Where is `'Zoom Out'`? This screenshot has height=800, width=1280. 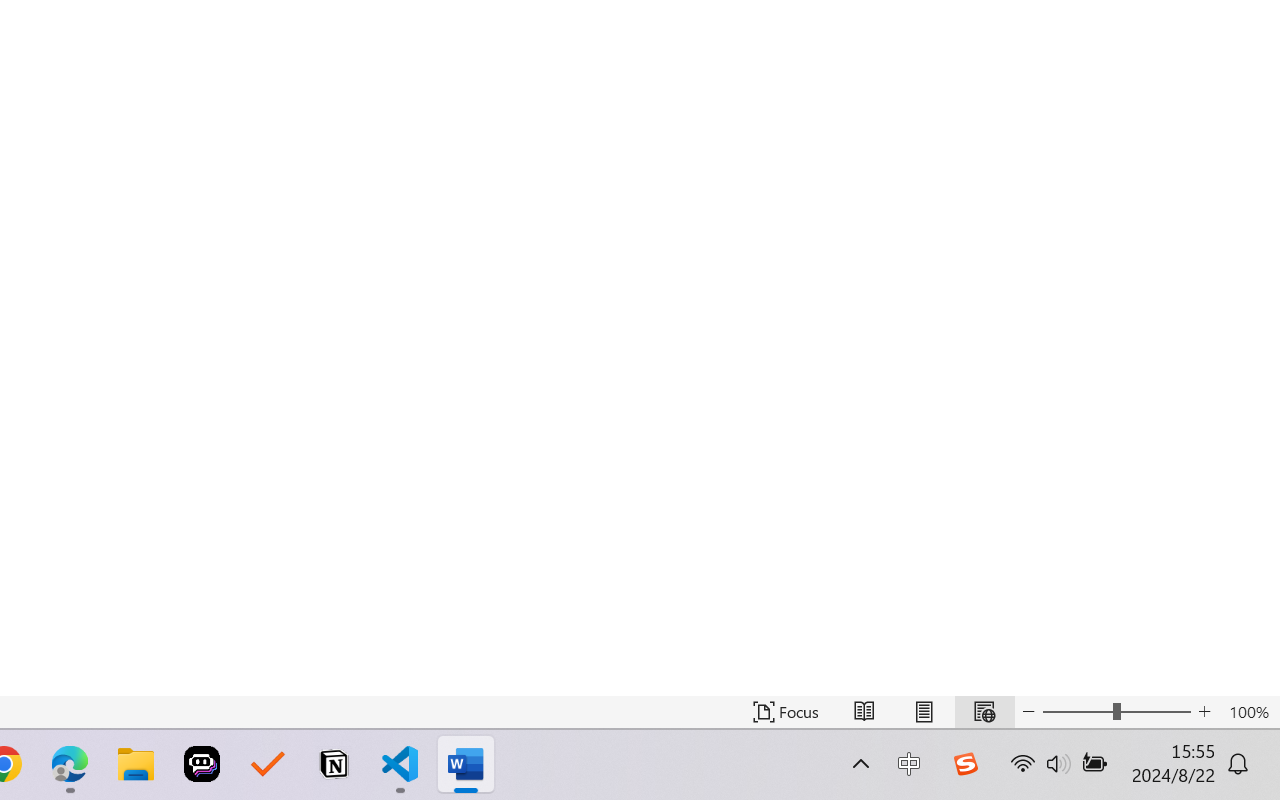
'Zoom Out' is located at coordinates (1076, 711).